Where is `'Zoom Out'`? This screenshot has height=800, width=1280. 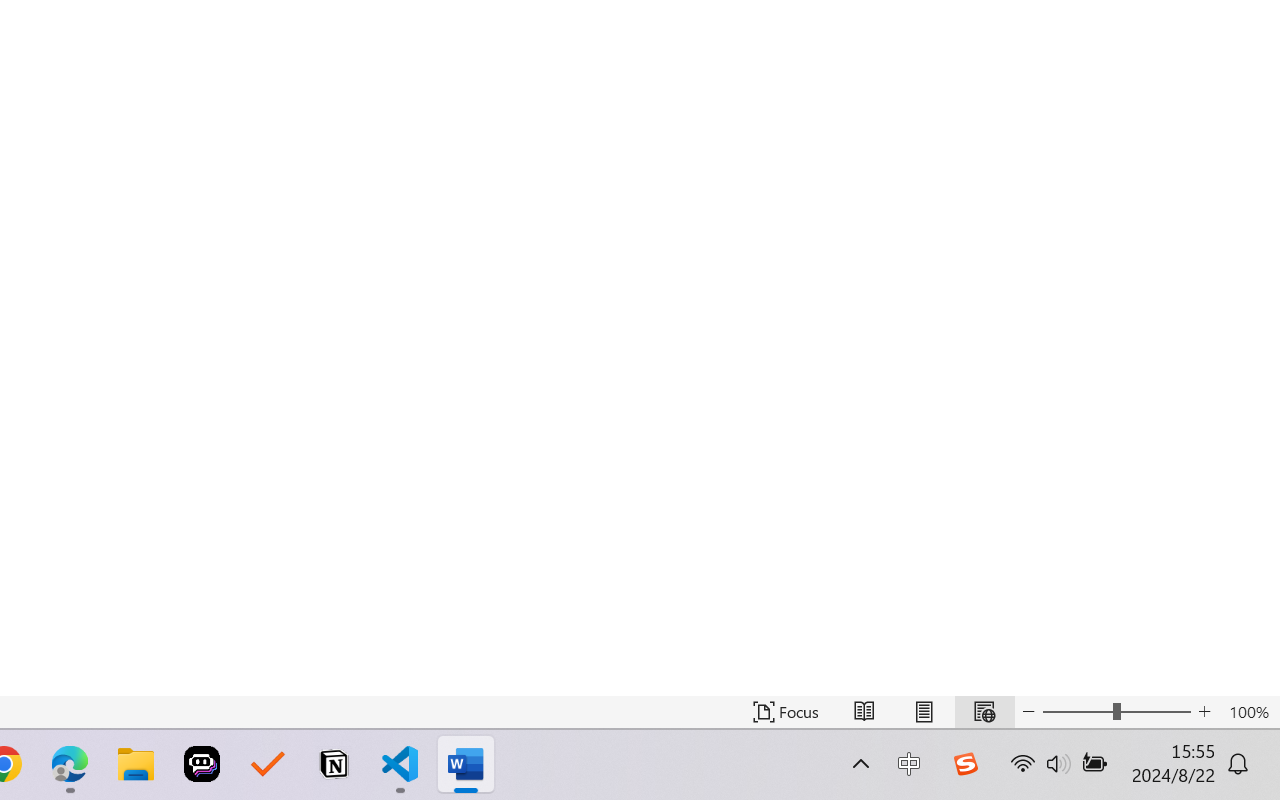
'Zoom Out' is located at coordinates (1076, 711).